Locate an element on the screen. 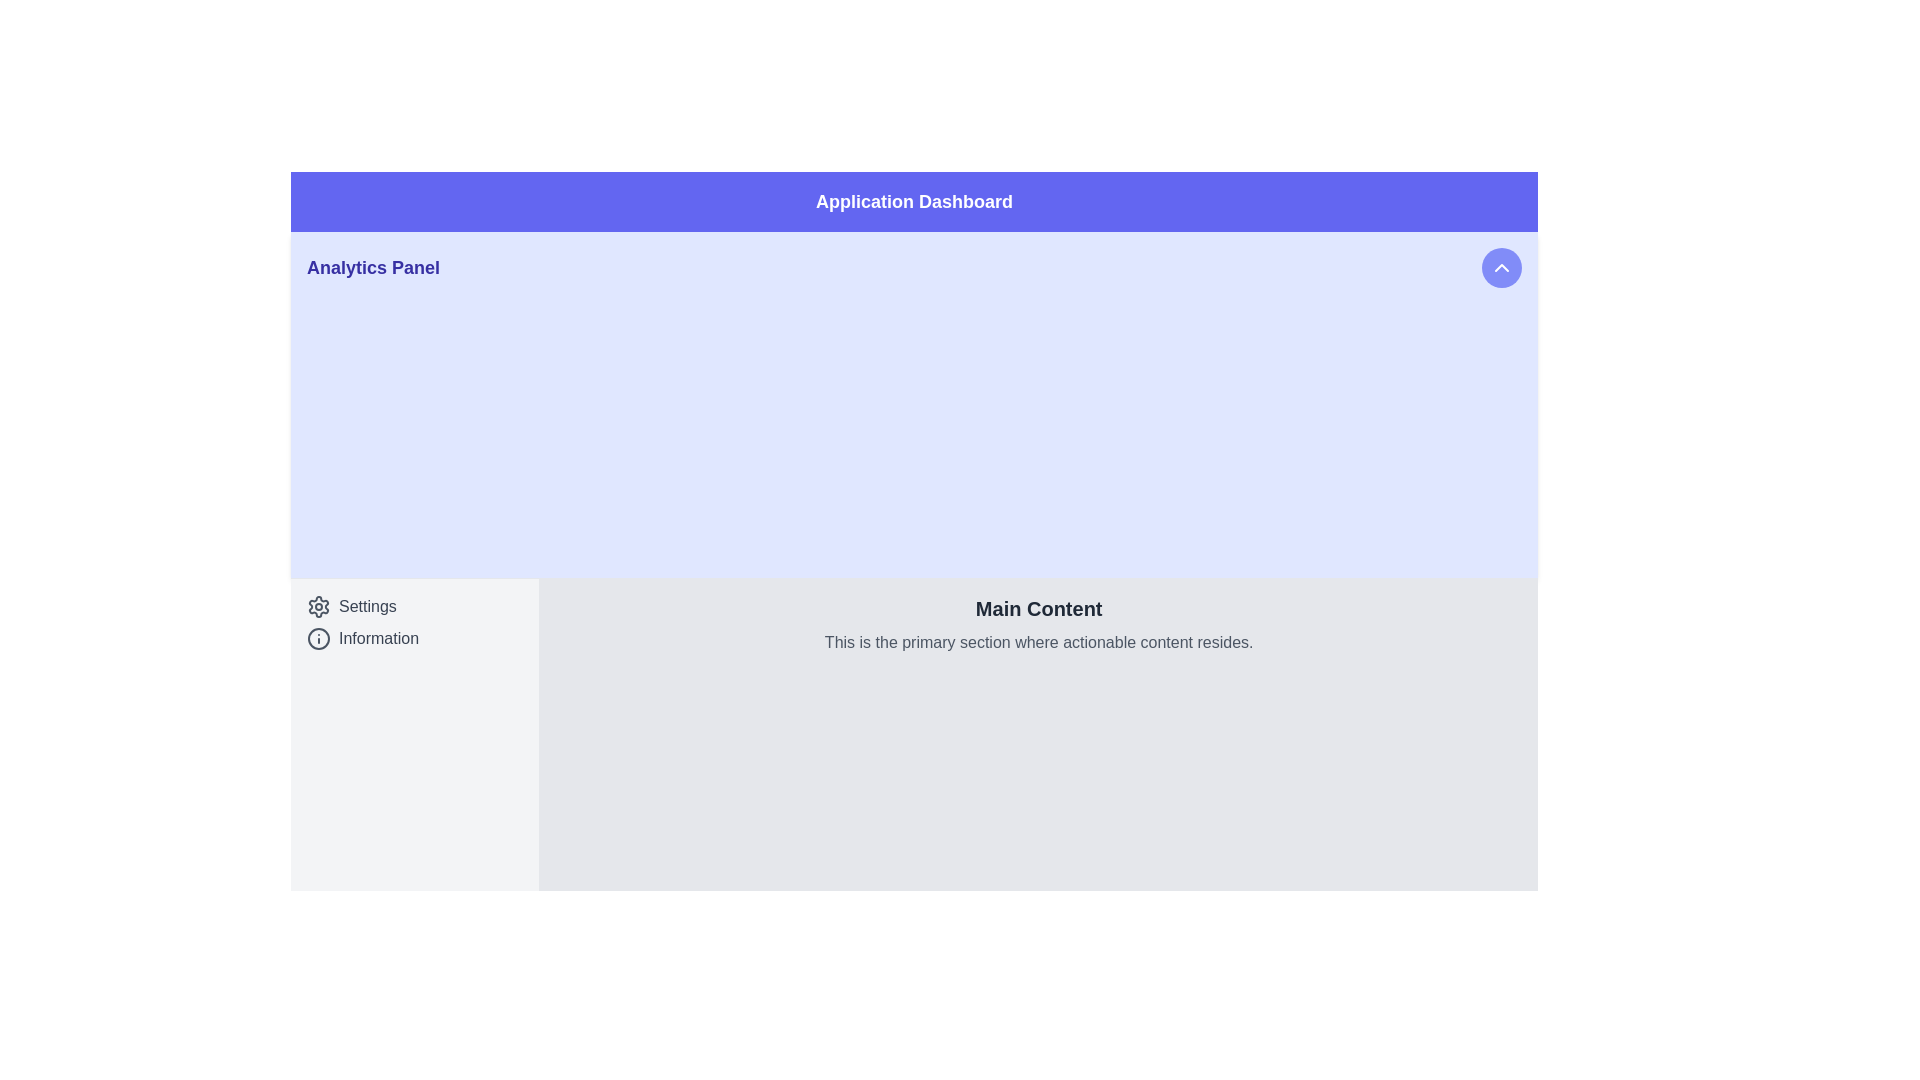 The height and width of the screenshot is (1080, 1920). the text label saying 'This is the primary section where actionable content resides.' located below the 'Main Content' header is located at coordinates (1039, 642).